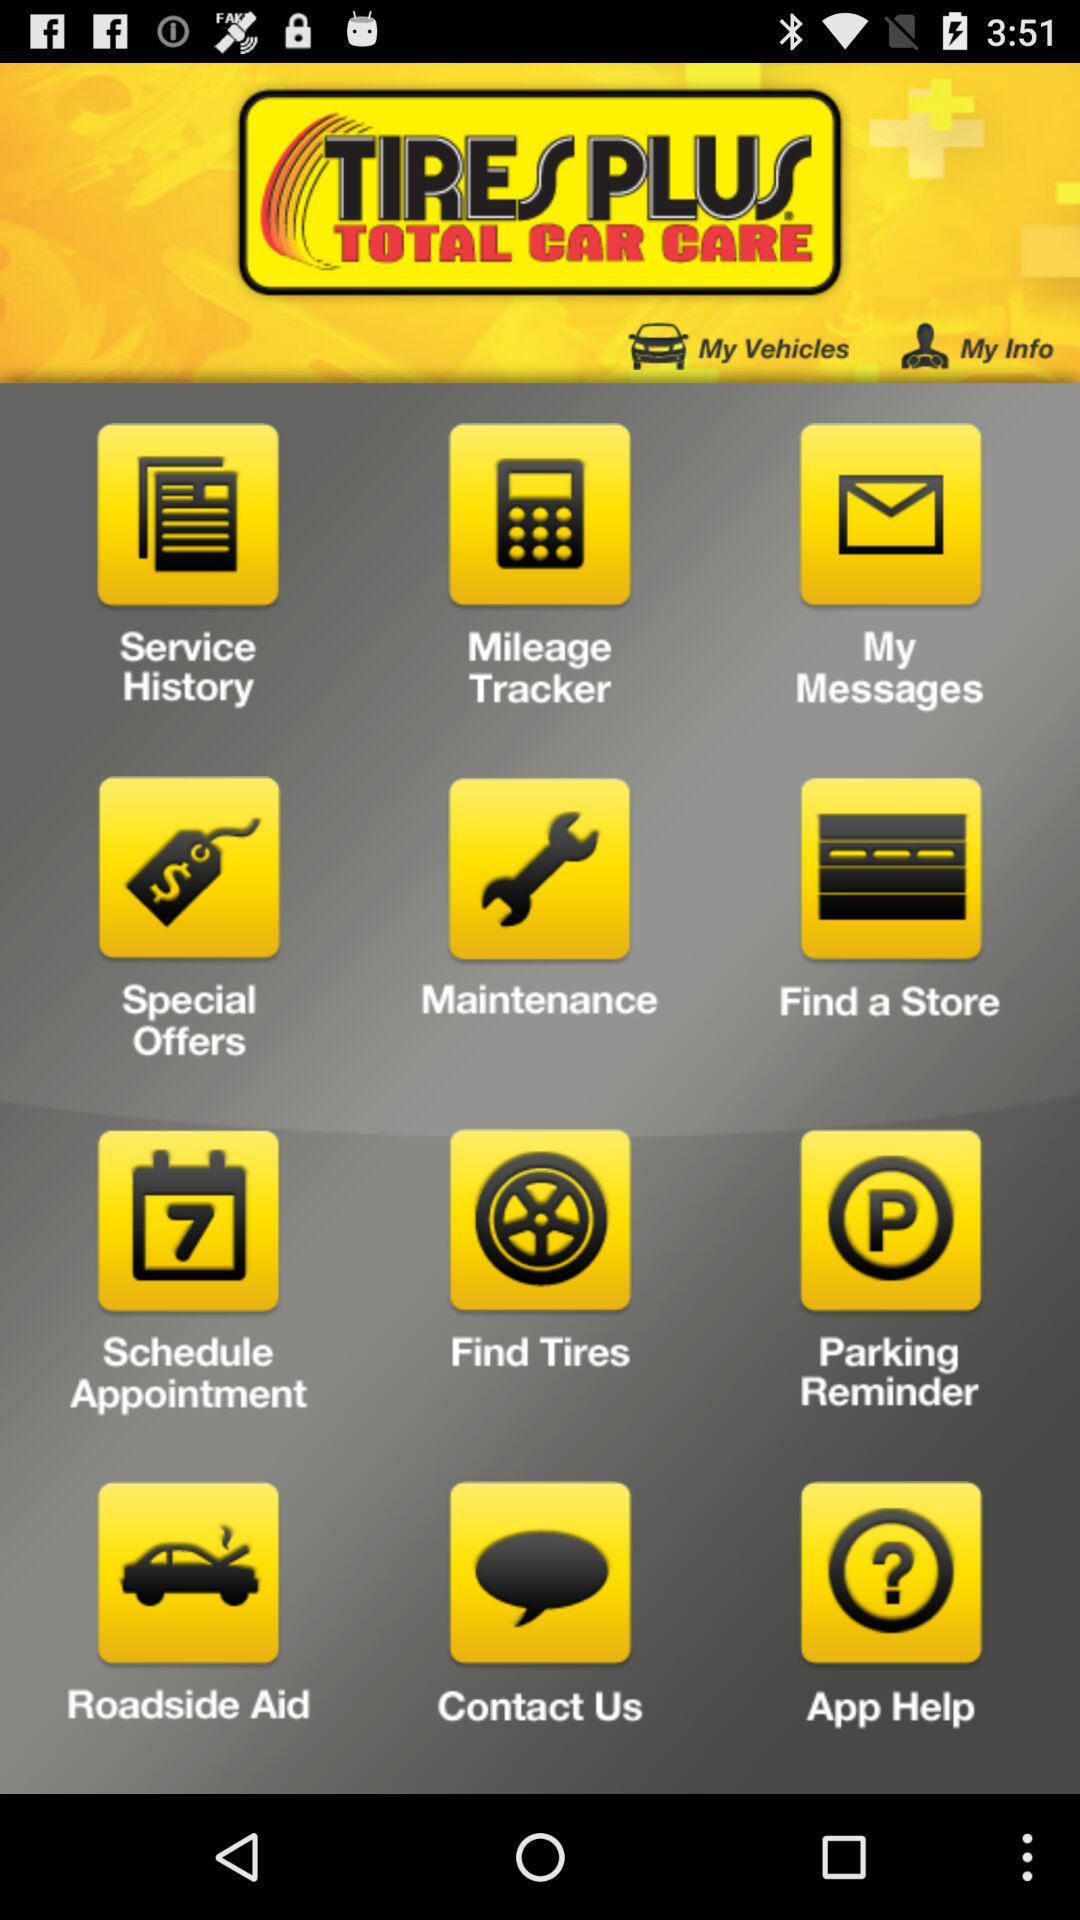  Describe the element at coordinates (189, 571) in the screenshot. I see `icon at the top left corner` at that location.